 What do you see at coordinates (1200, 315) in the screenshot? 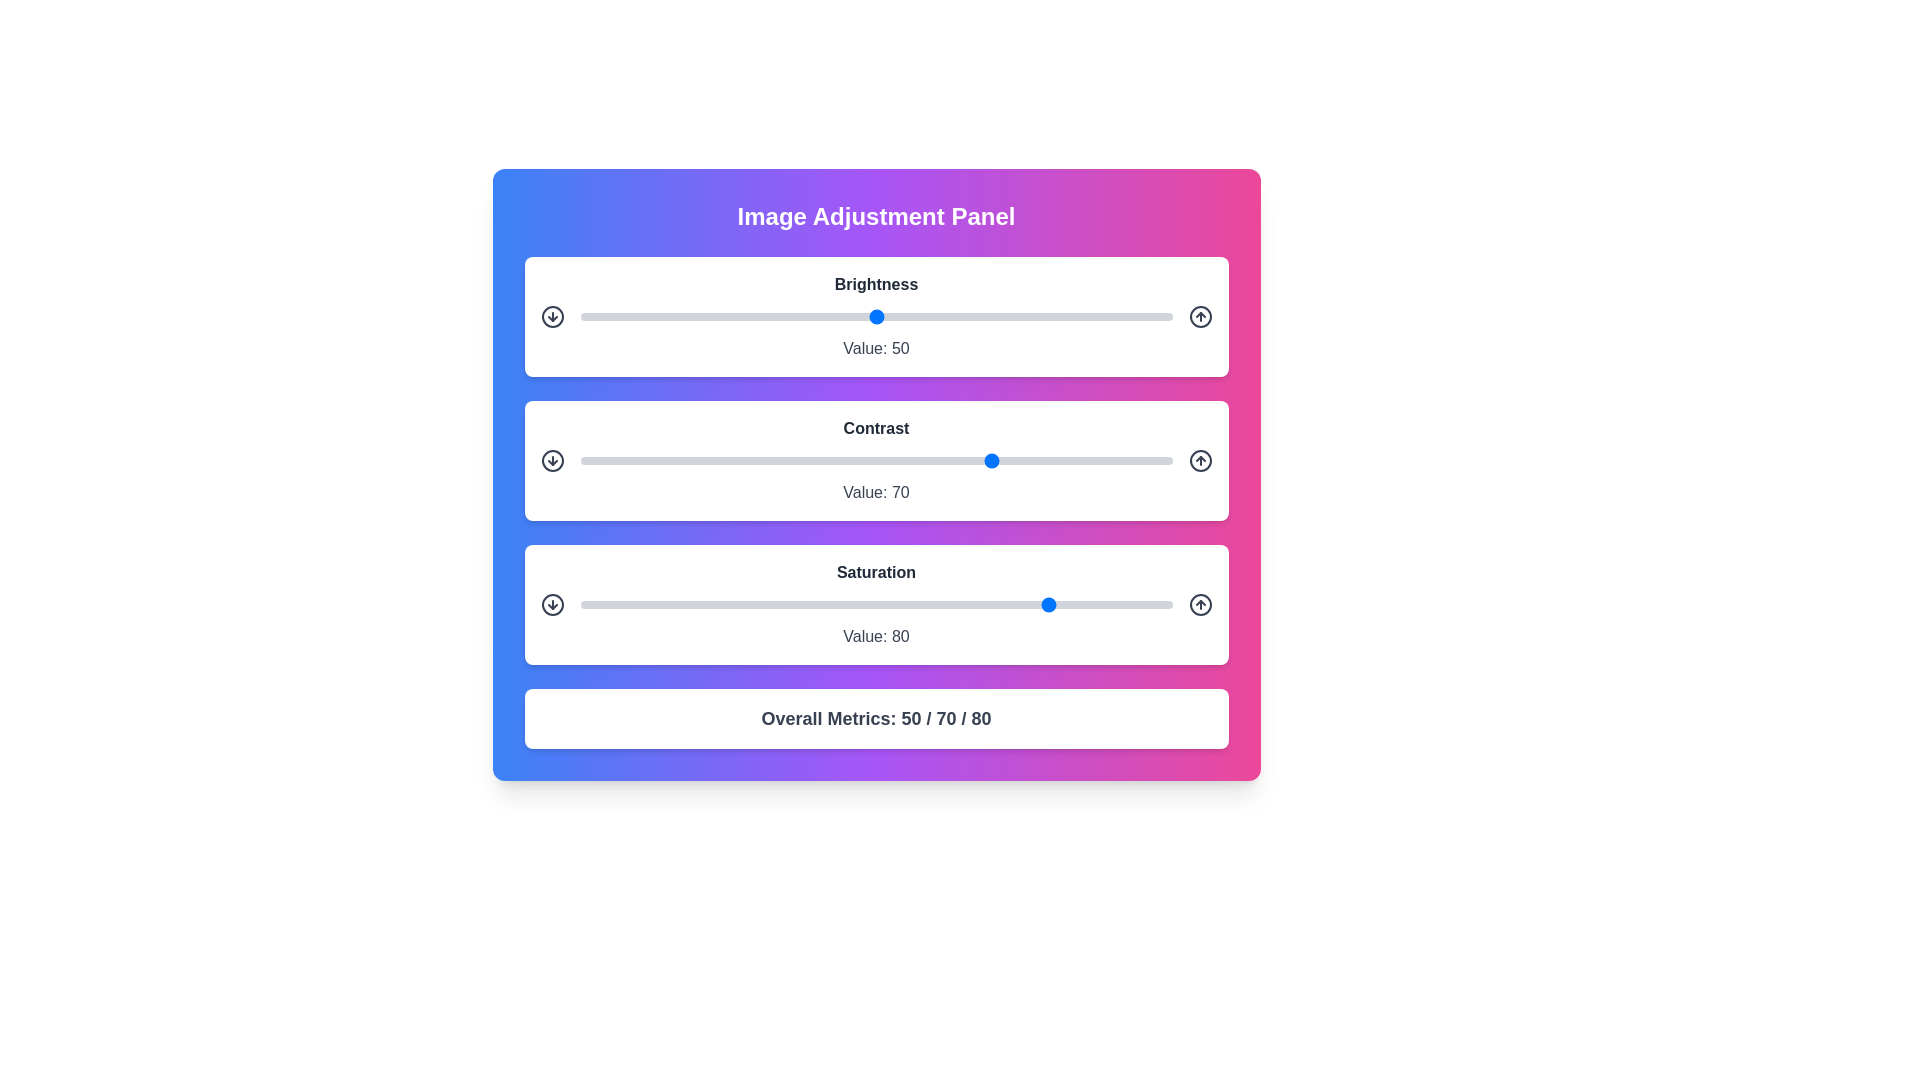
I see `the upward pointing arrow icon inside the circular outline button located at the far right of the horizontal group of elements` at bounding box center [1200, 315].